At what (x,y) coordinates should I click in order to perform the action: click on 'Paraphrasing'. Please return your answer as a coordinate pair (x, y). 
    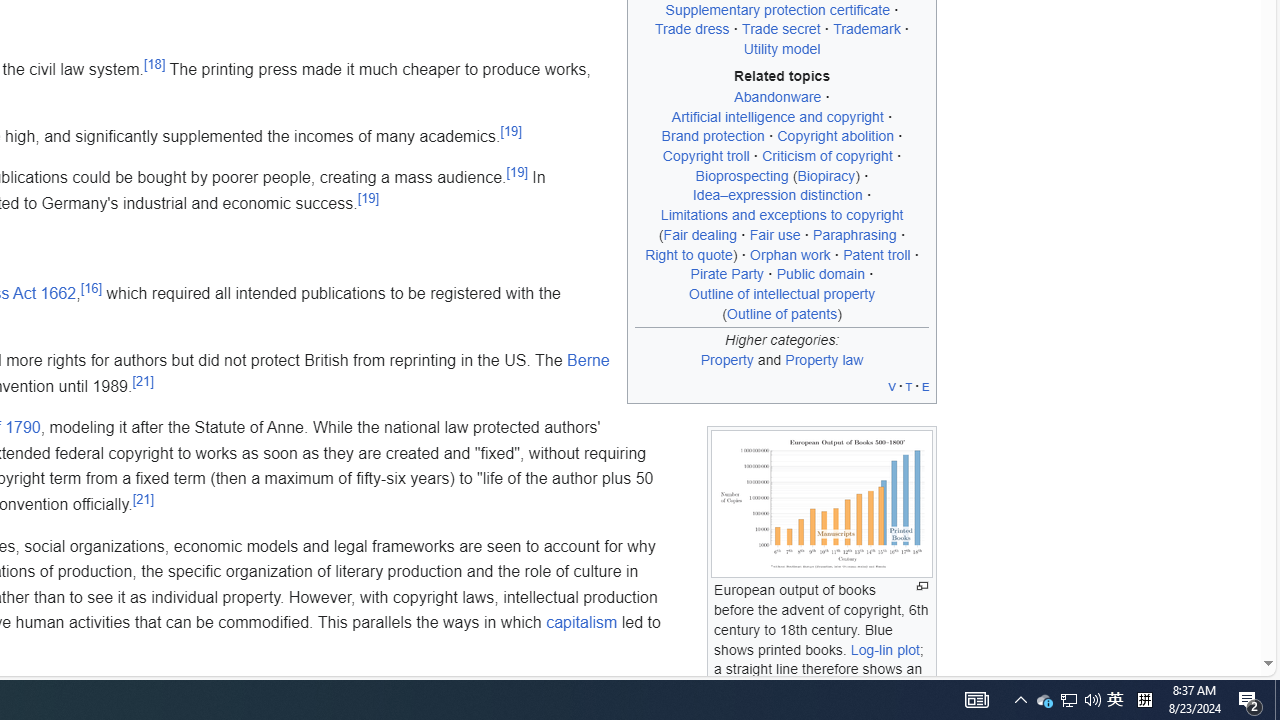
    Looking at the image, I should click on (855, 233).